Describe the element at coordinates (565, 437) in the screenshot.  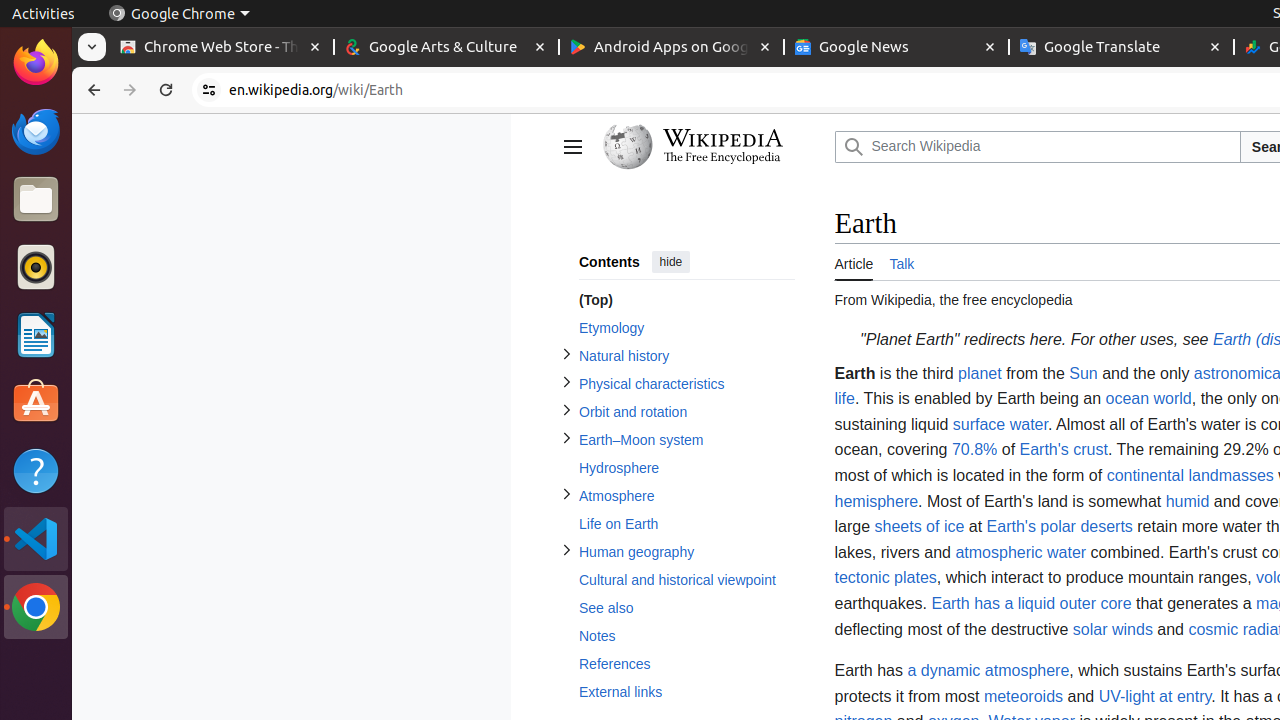
I see `'Toggle Earth–Moon system subsection'` at that location.